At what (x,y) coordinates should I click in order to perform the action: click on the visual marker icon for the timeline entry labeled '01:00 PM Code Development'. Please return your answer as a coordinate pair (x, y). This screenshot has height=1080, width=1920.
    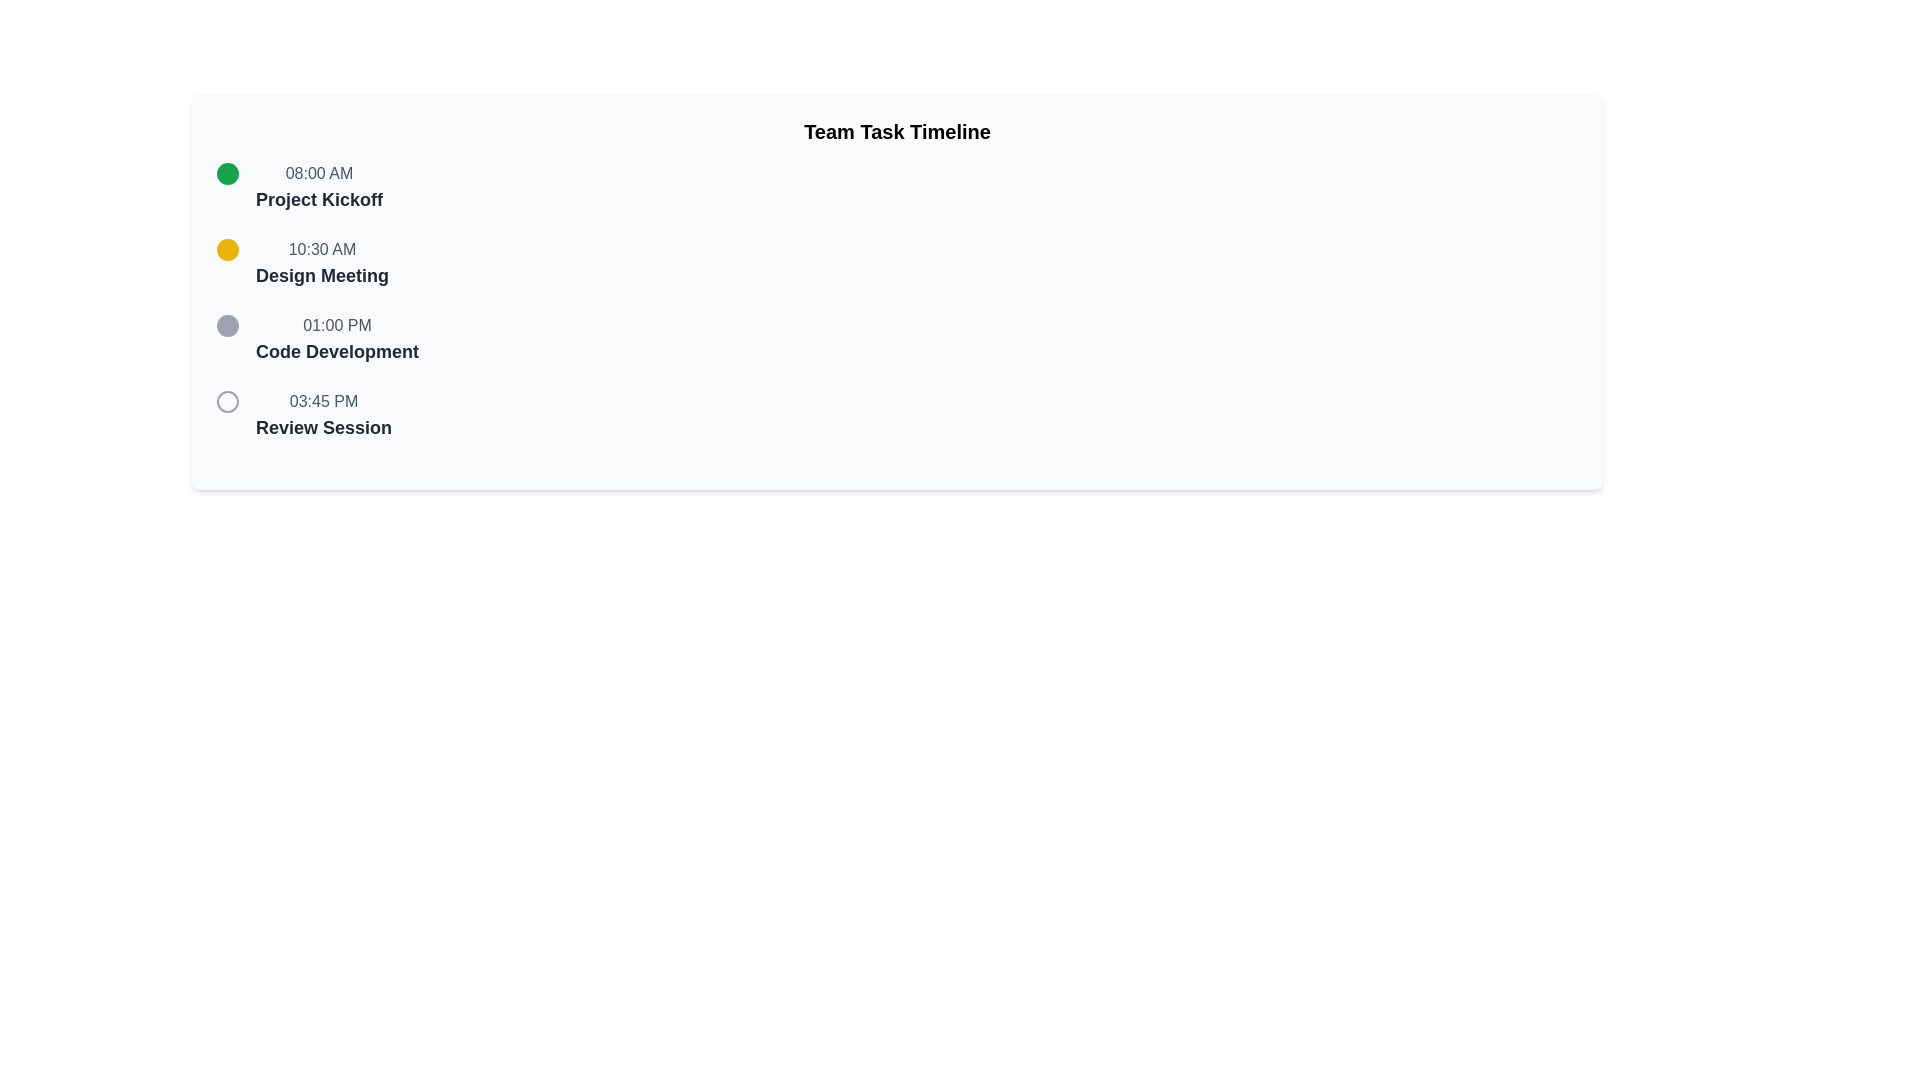
    Looking at the image, I should click on (227, 326).